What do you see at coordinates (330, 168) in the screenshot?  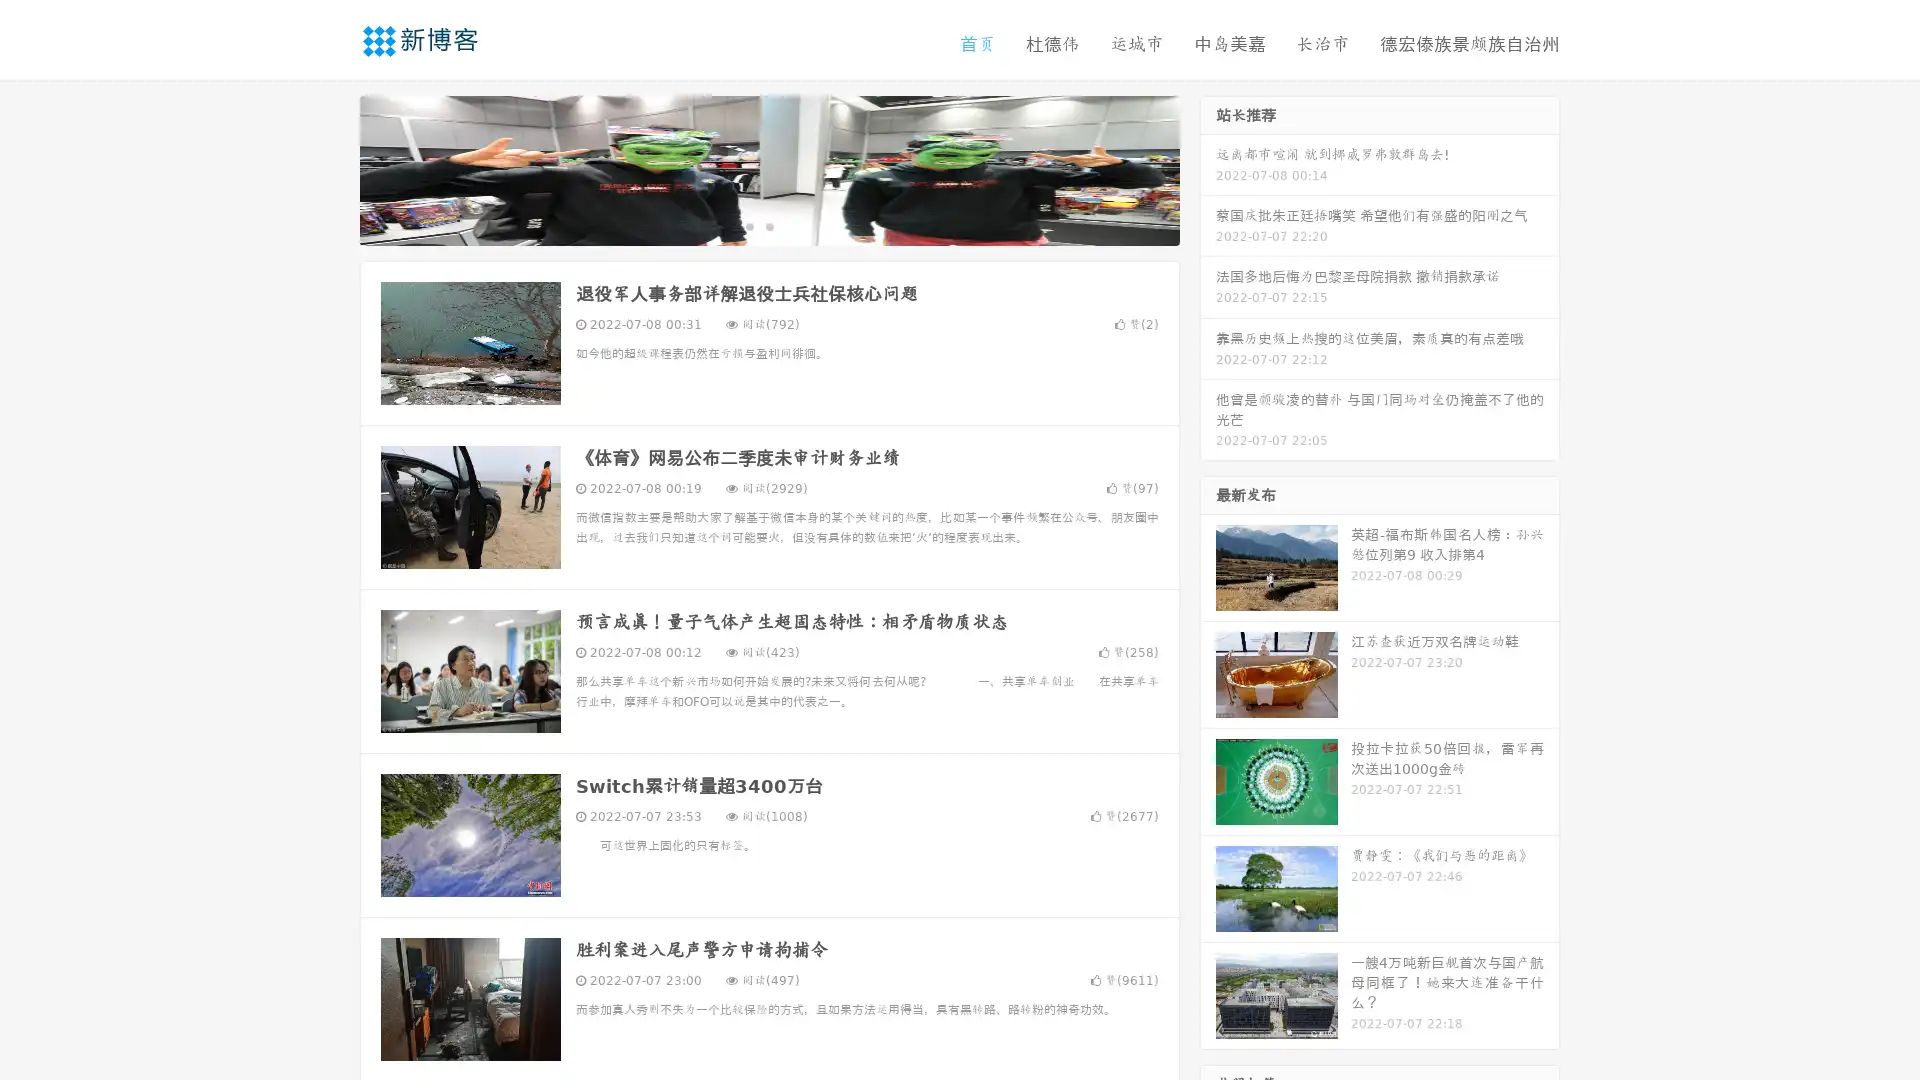 I see `Previous slide` at bounding box center [330, 168].